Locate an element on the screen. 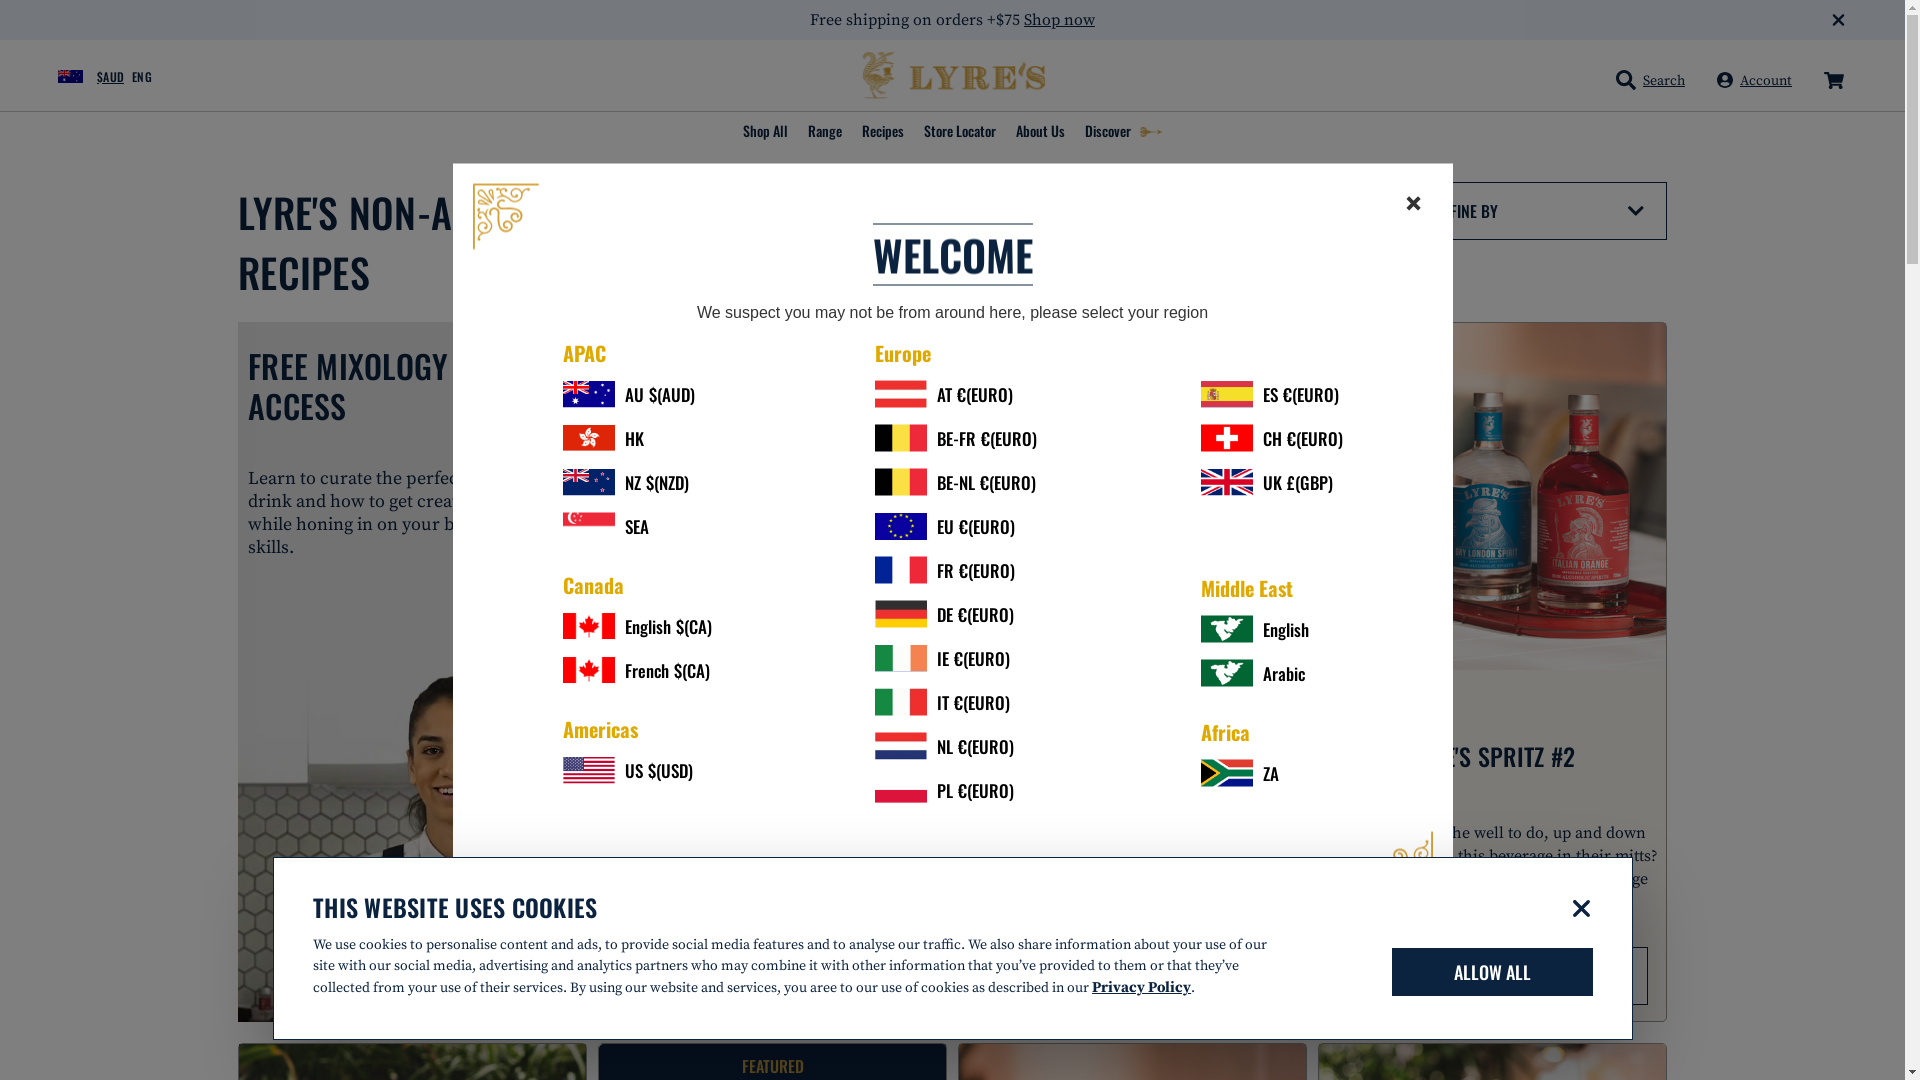 Image resolution: width=1920 pixels, height=1080 pixels. 'ENG' is located at coordinates (144, 75).